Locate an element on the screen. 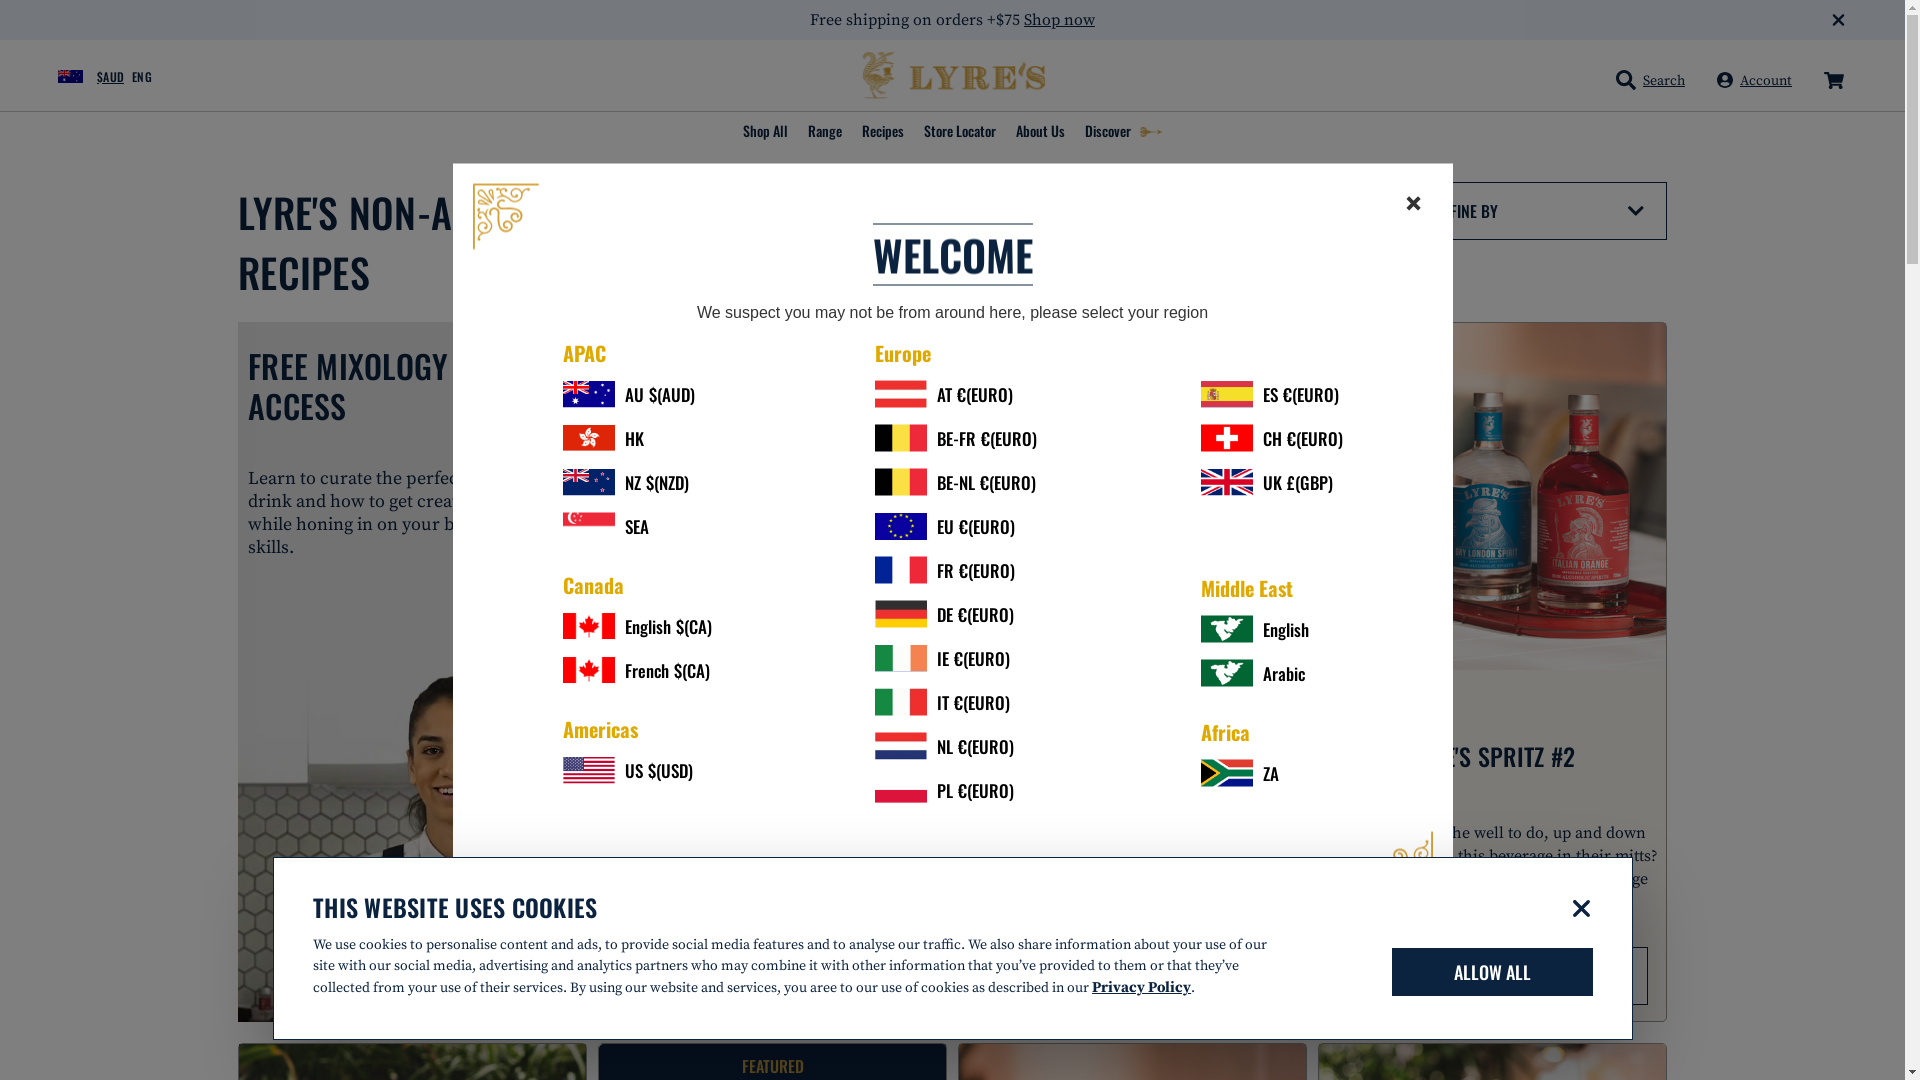 Image resolution: width=1920 pixels, height=1080 pixels. 'ENG' is located at coordinates (144, 75).